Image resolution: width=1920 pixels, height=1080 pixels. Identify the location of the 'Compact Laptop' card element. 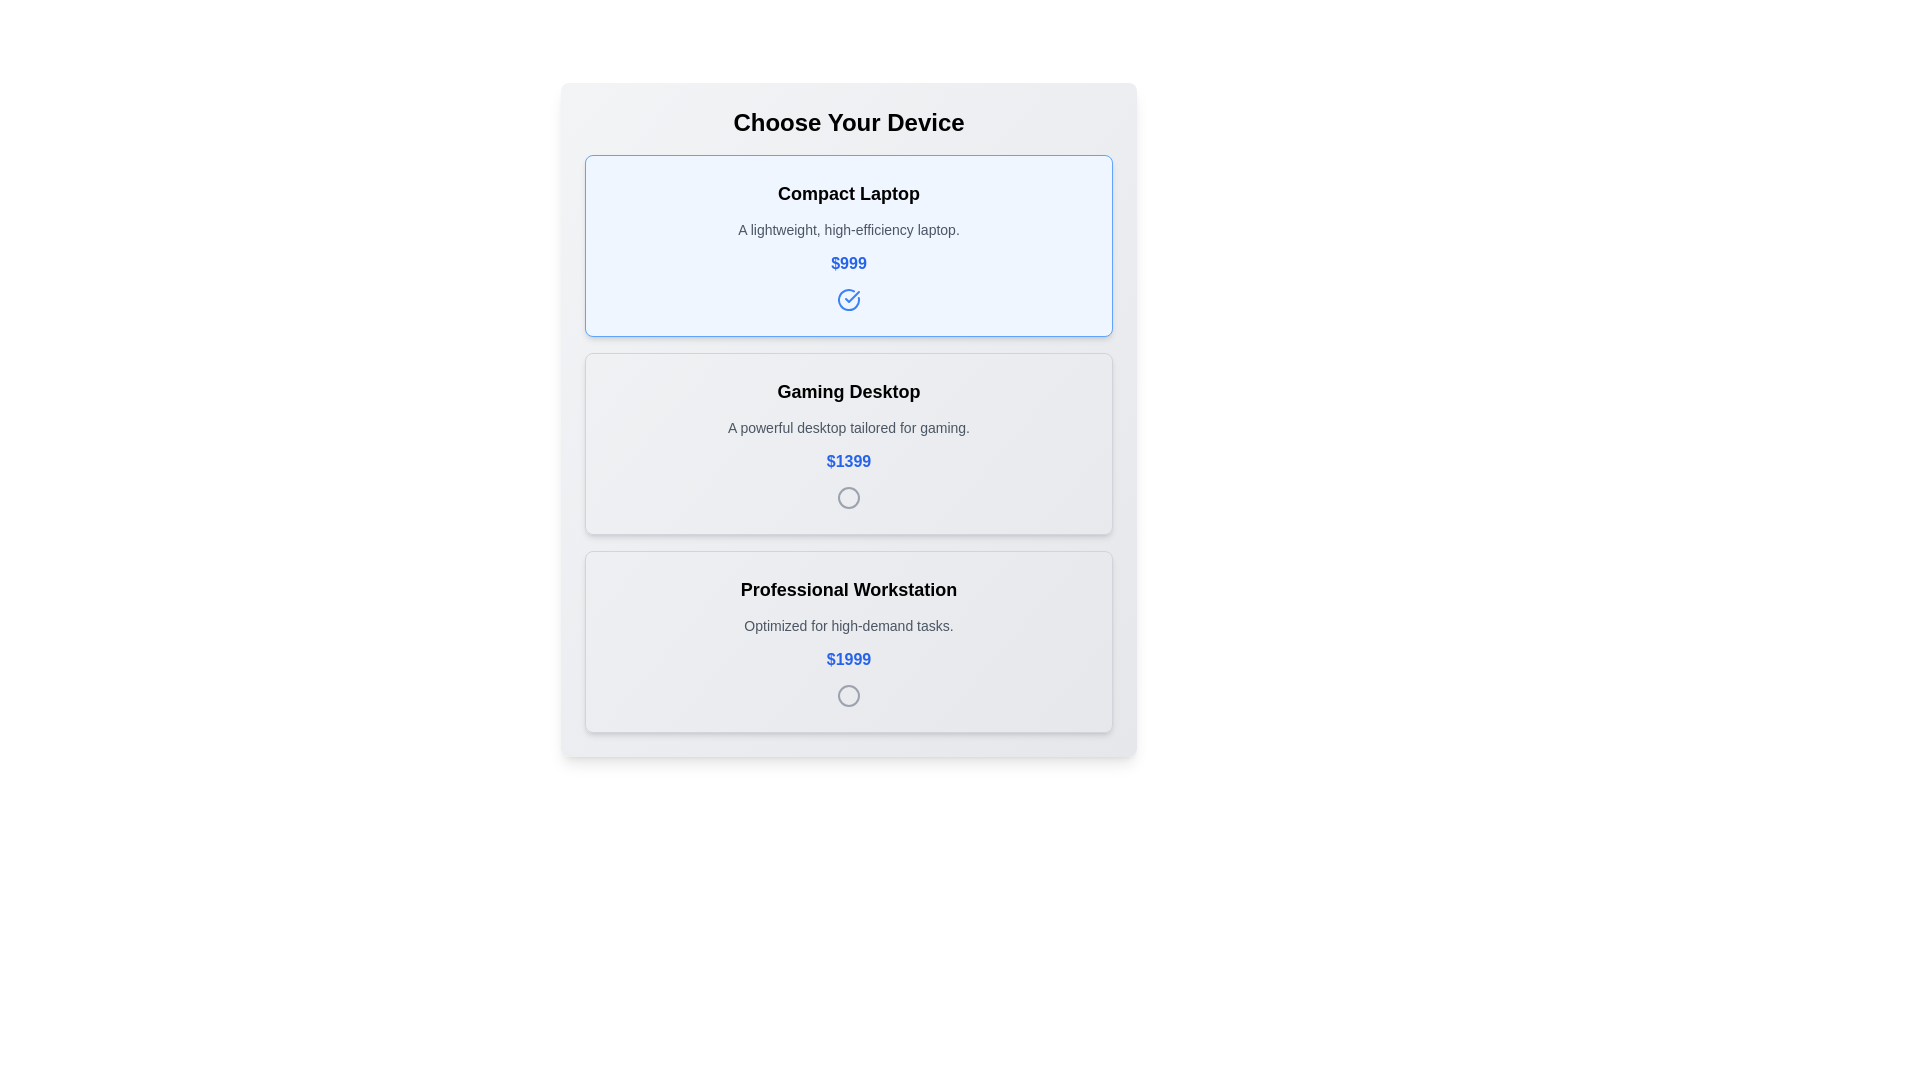
(849, 245).